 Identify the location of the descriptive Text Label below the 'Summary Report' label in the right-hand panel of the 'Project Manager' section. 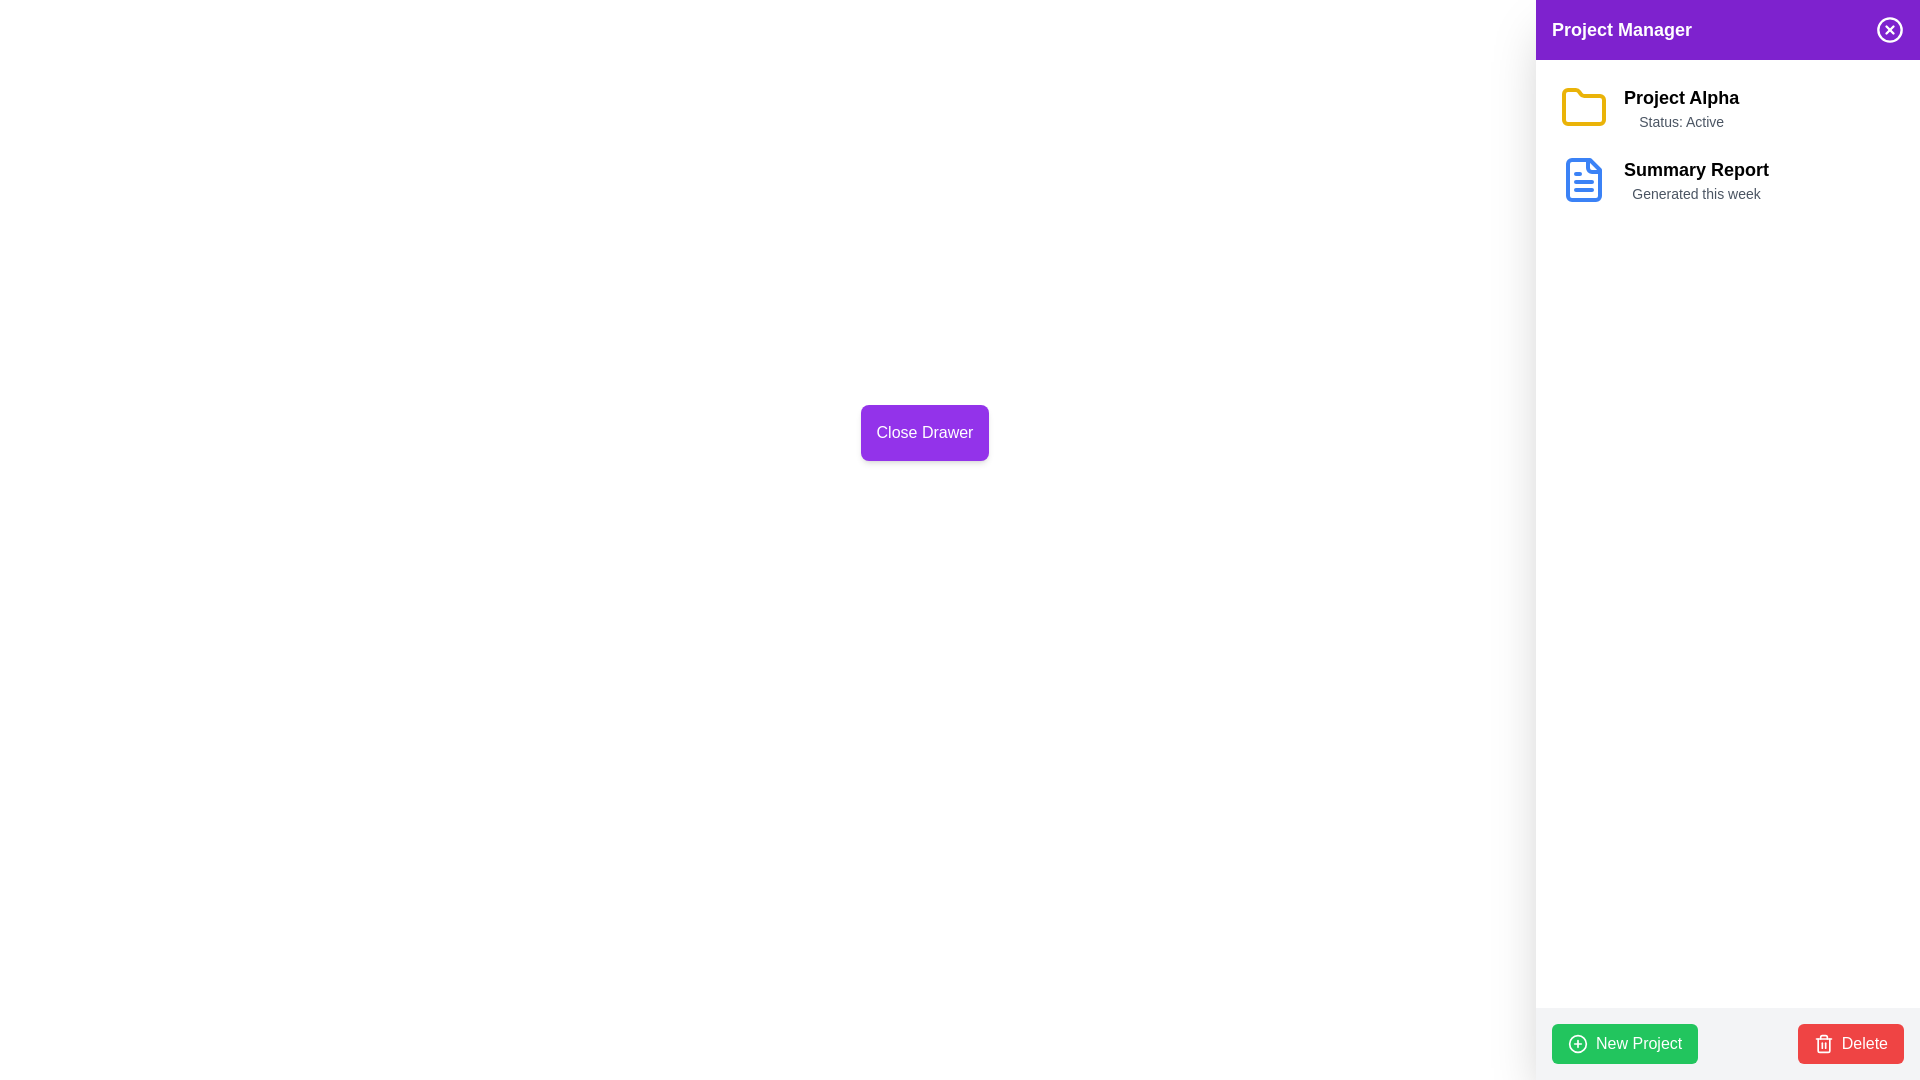
(1695, 193).